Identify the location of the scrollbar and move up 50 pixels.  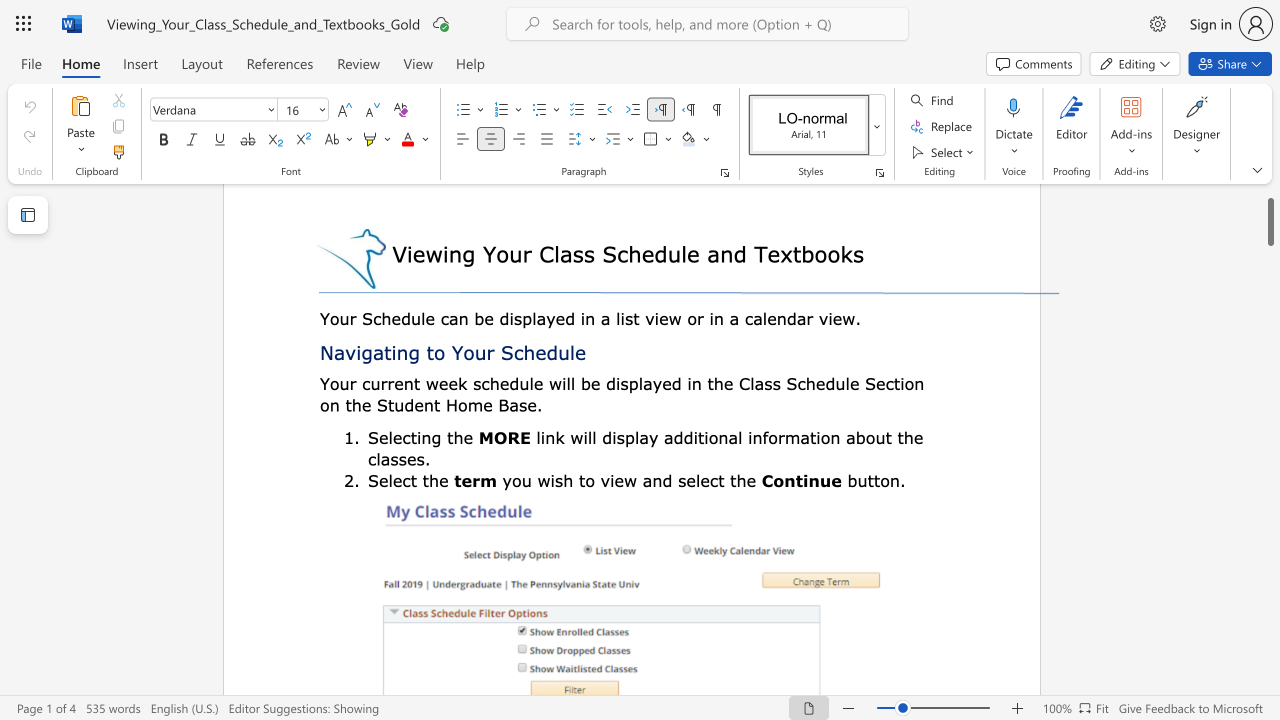
(1269, 222).